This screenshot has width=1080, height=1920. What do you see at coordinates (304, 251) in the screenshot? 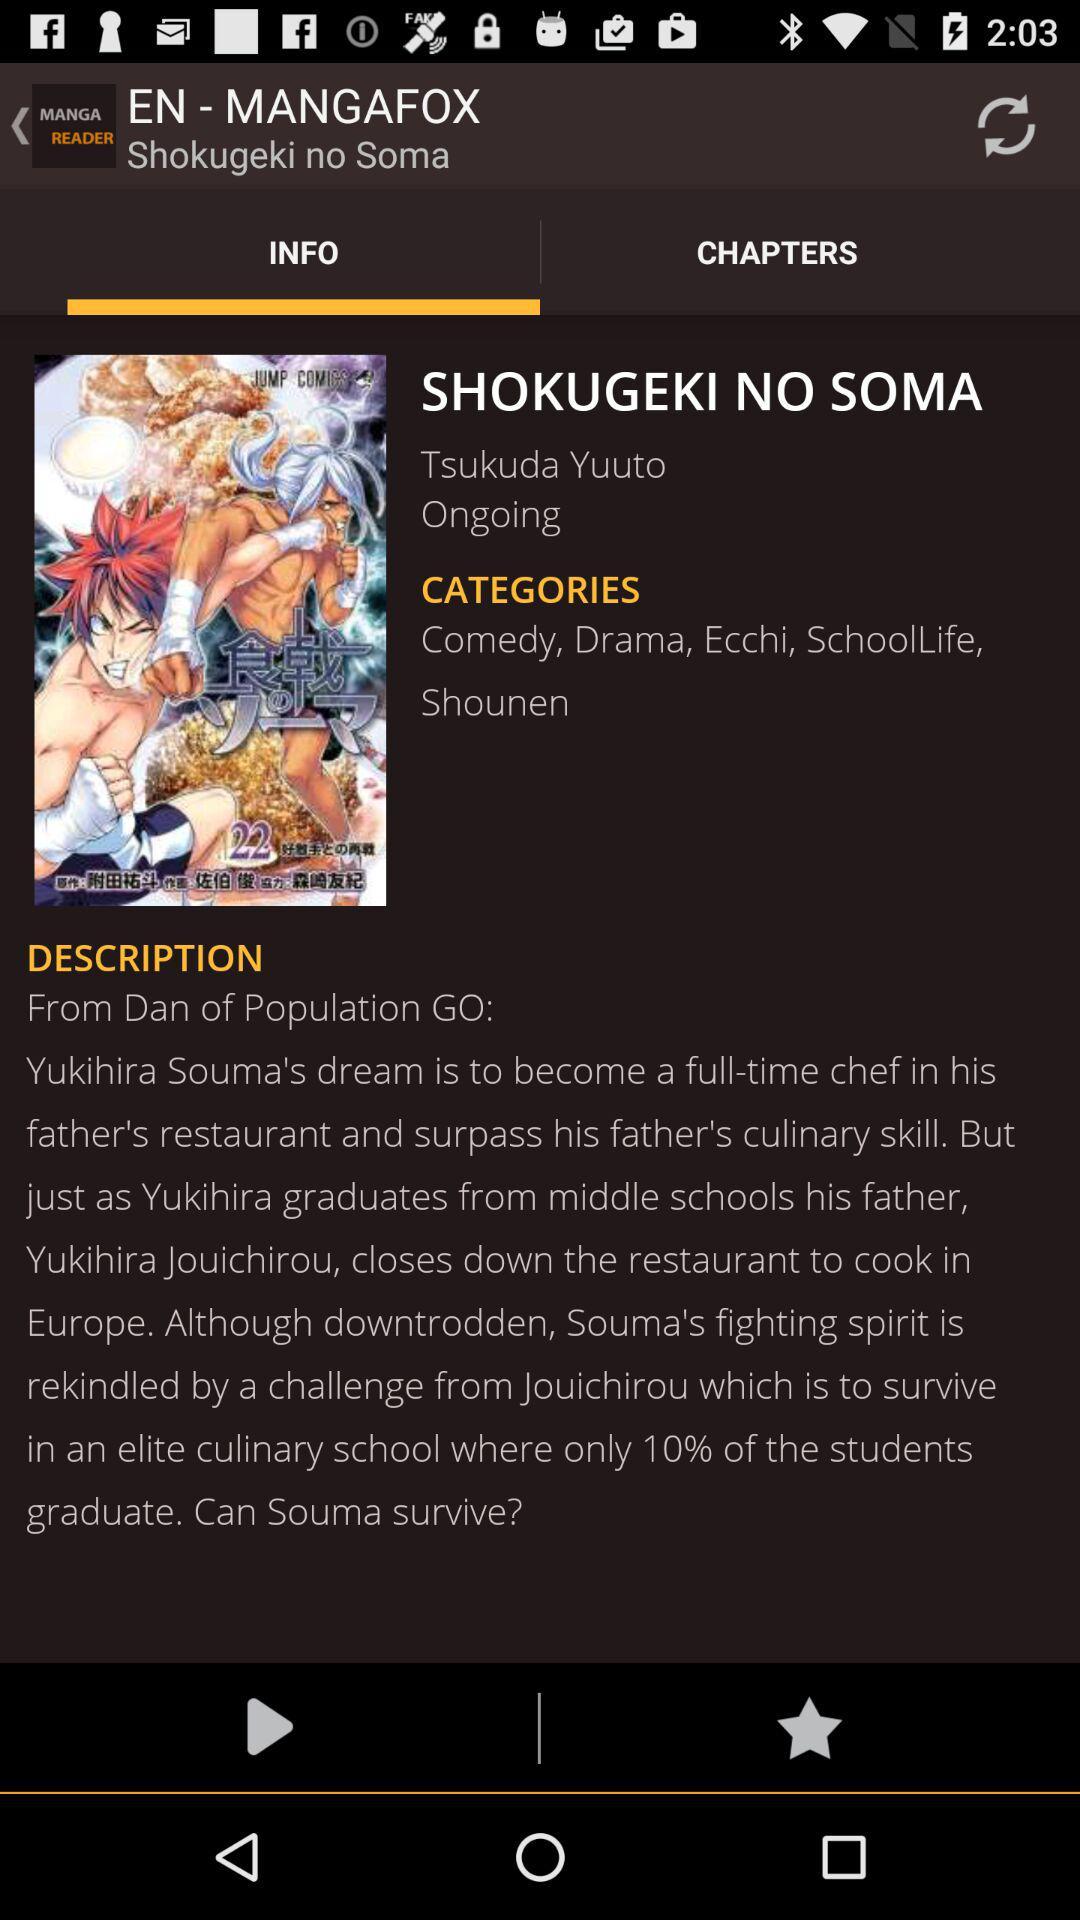
I see `the text which is to the left side of the chapters` at bounding box center [304, 251].